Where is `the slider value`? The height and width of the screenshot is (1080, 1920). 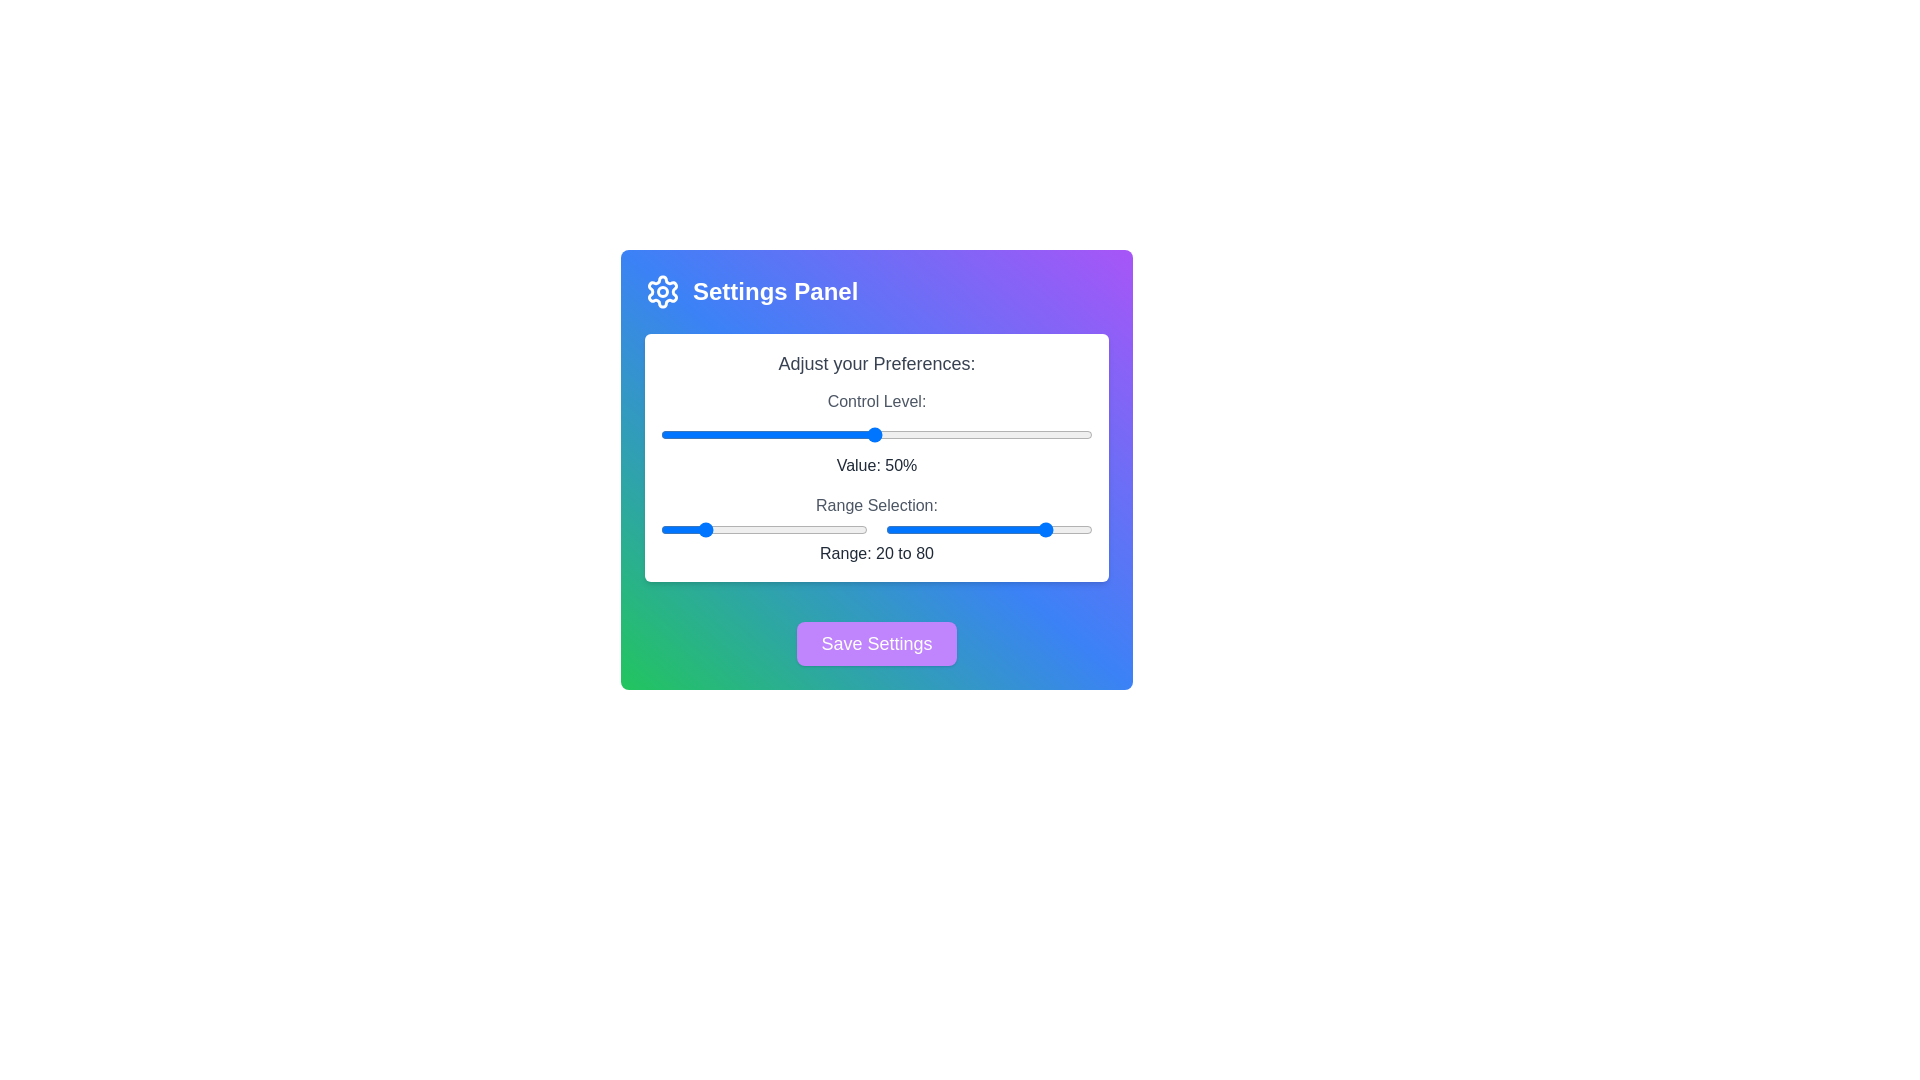
the slider value is located at coordinates (1052, 434).